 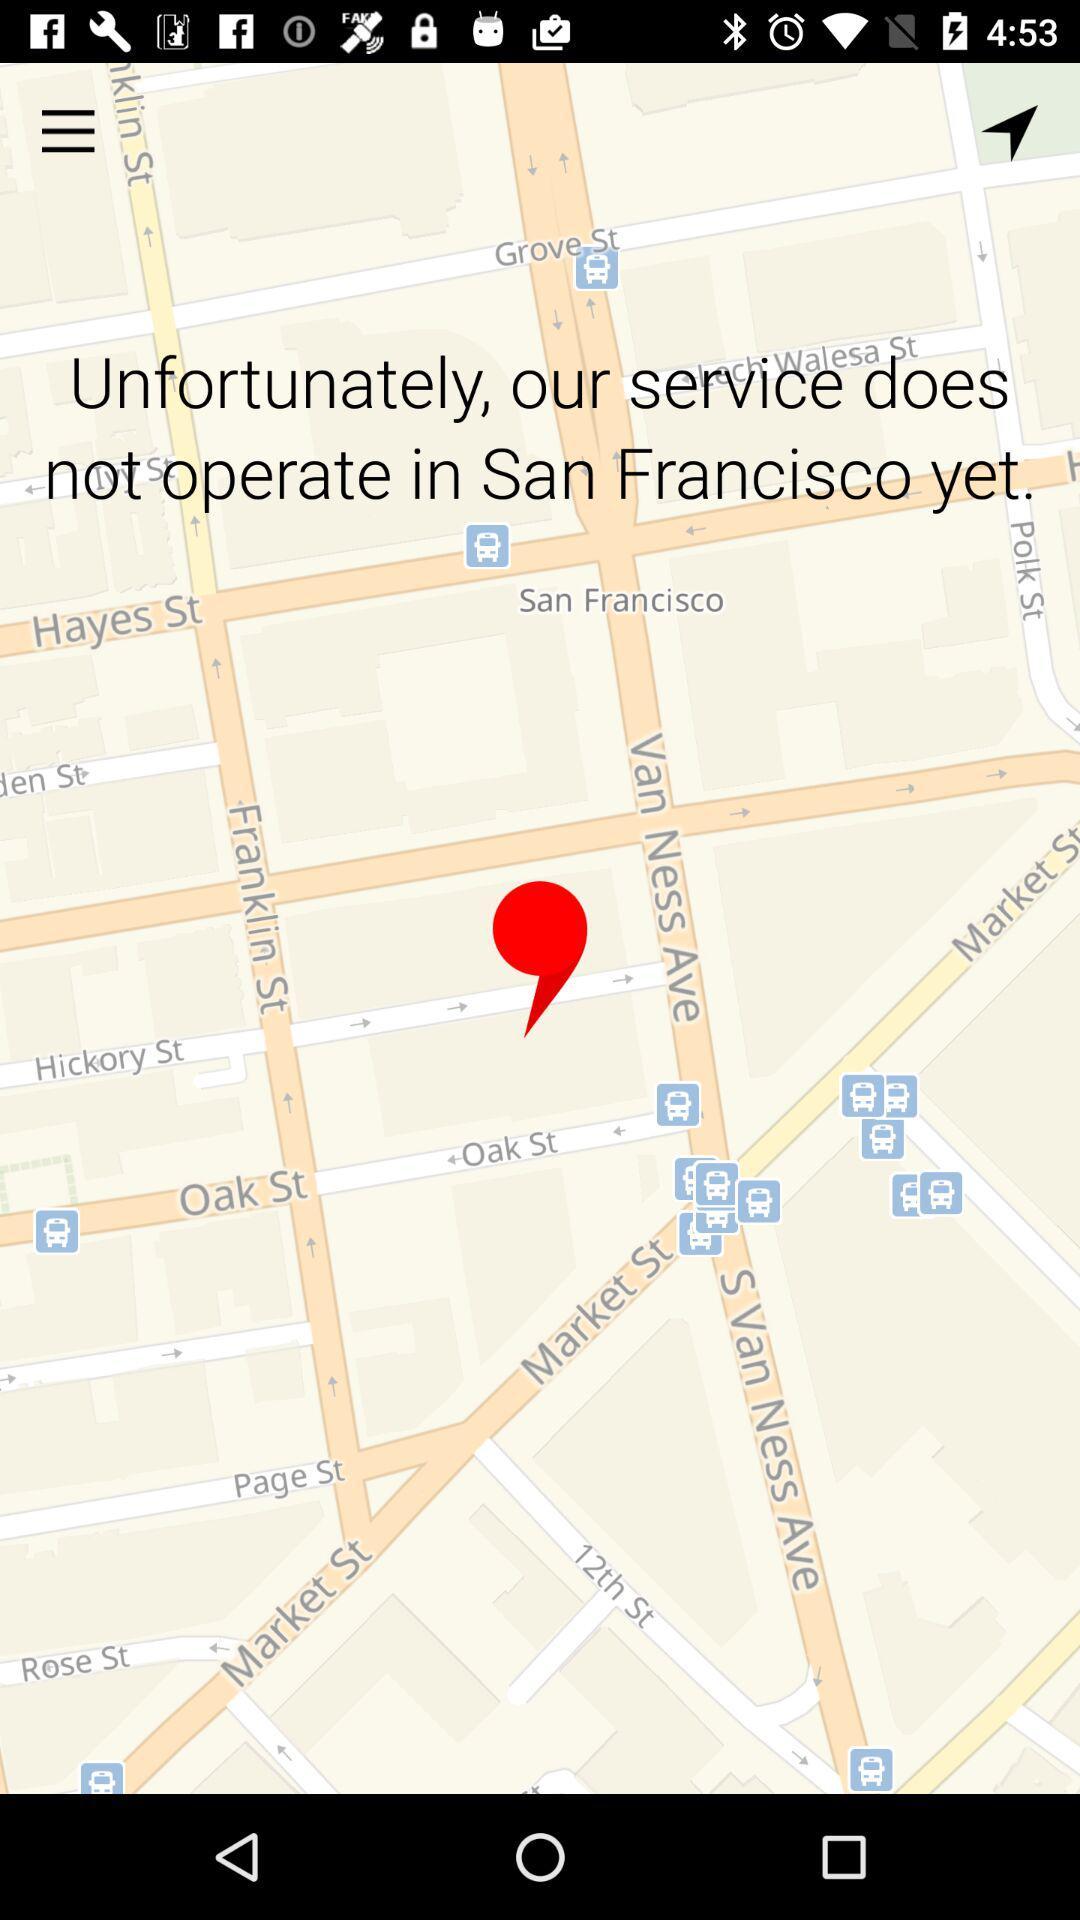 I want to click on location, so click(x=540, y=960).